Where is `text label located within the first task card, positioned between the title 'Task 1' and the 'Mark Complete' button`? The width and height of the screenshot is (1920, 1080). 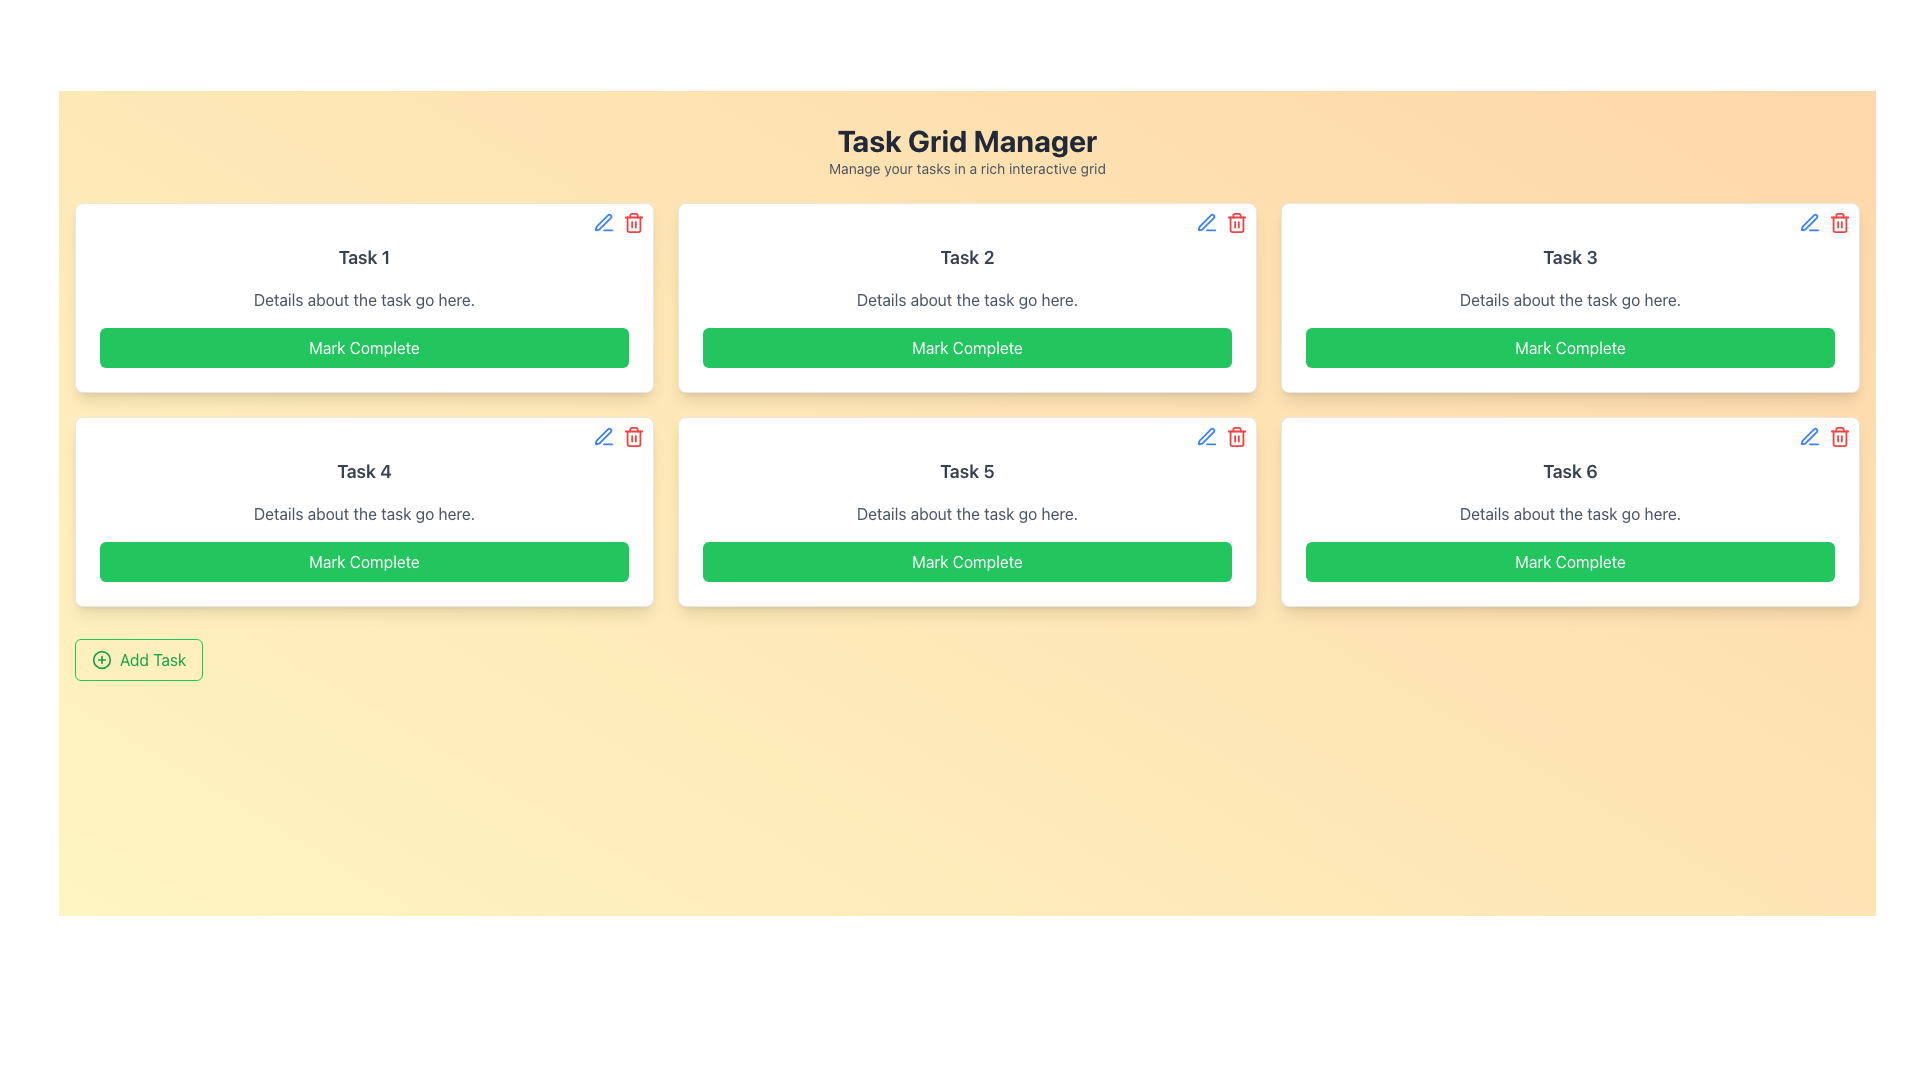 text label located within the first task card, positioned between the title 'Task 1' and the 'Mark Complete' button is located at coordinates (364, 300).